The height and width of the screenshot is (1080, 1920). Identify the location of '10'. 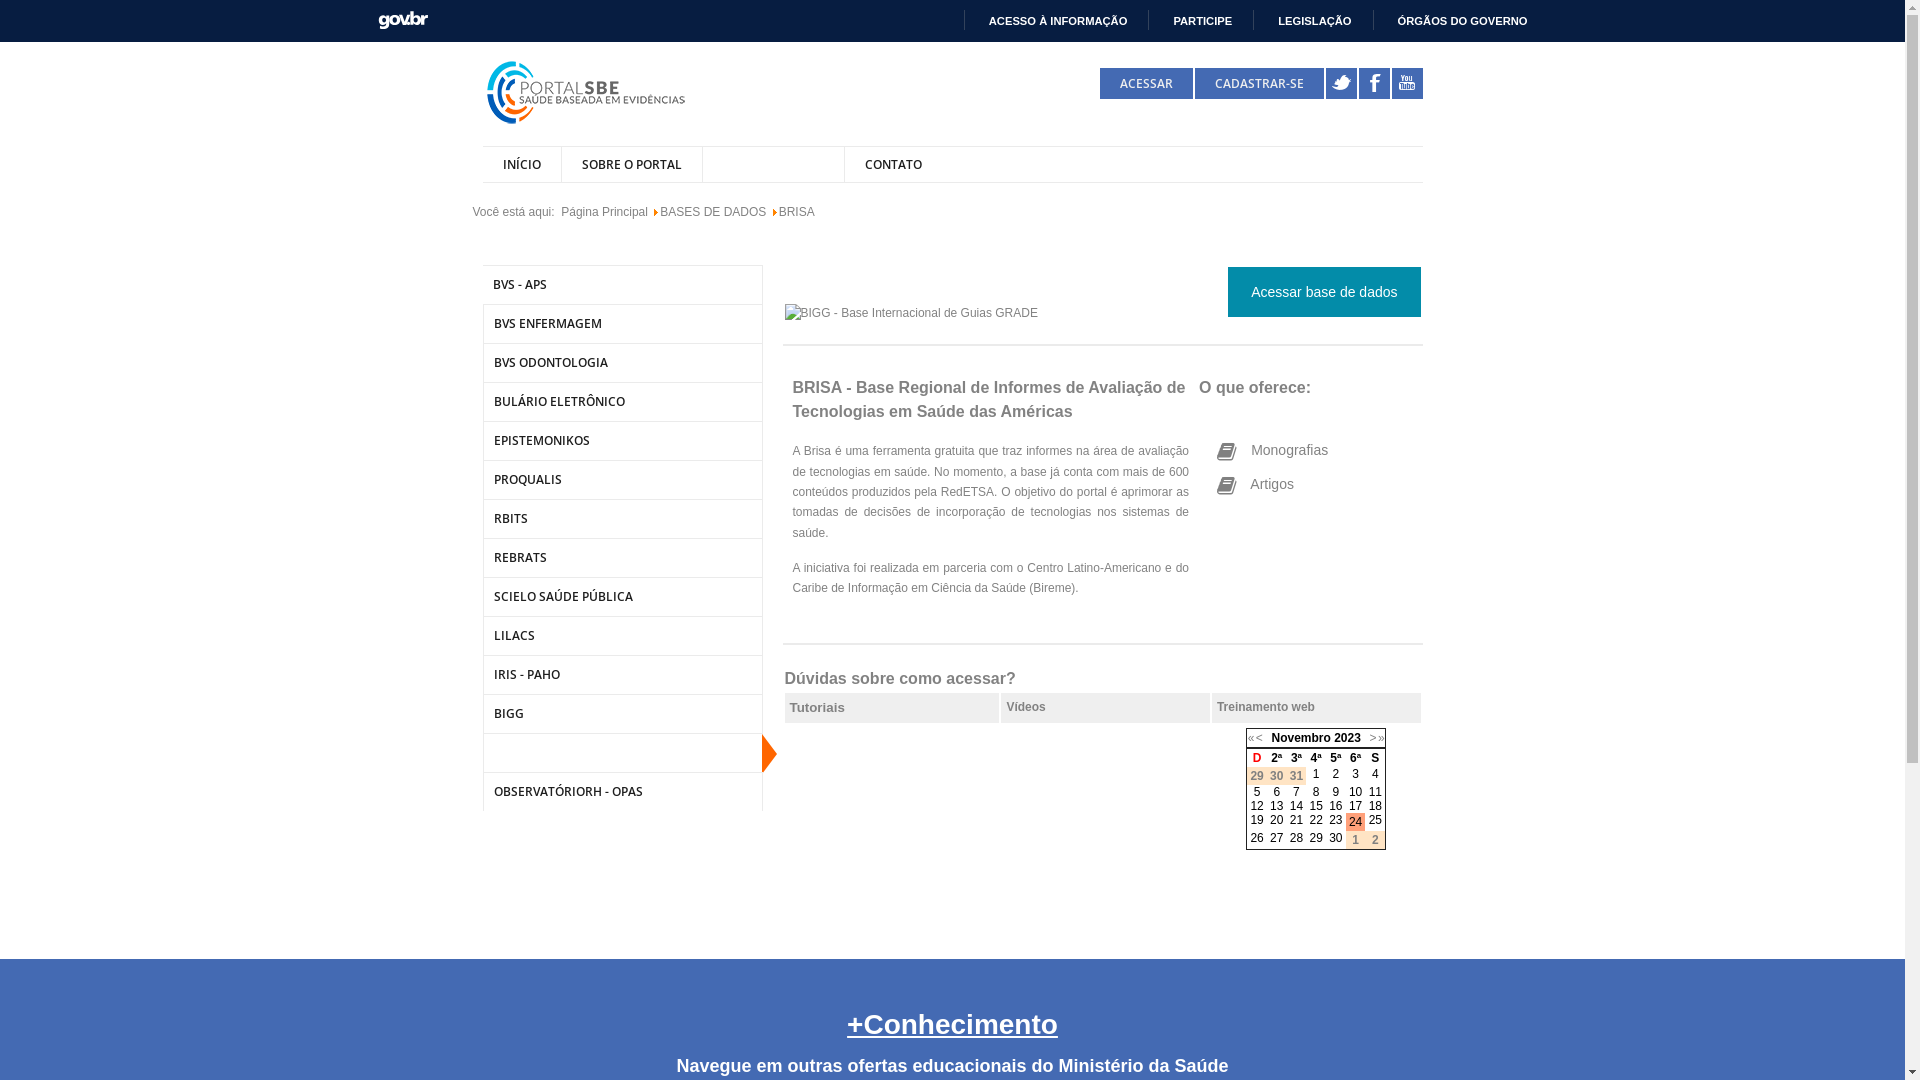
(1355, 790).